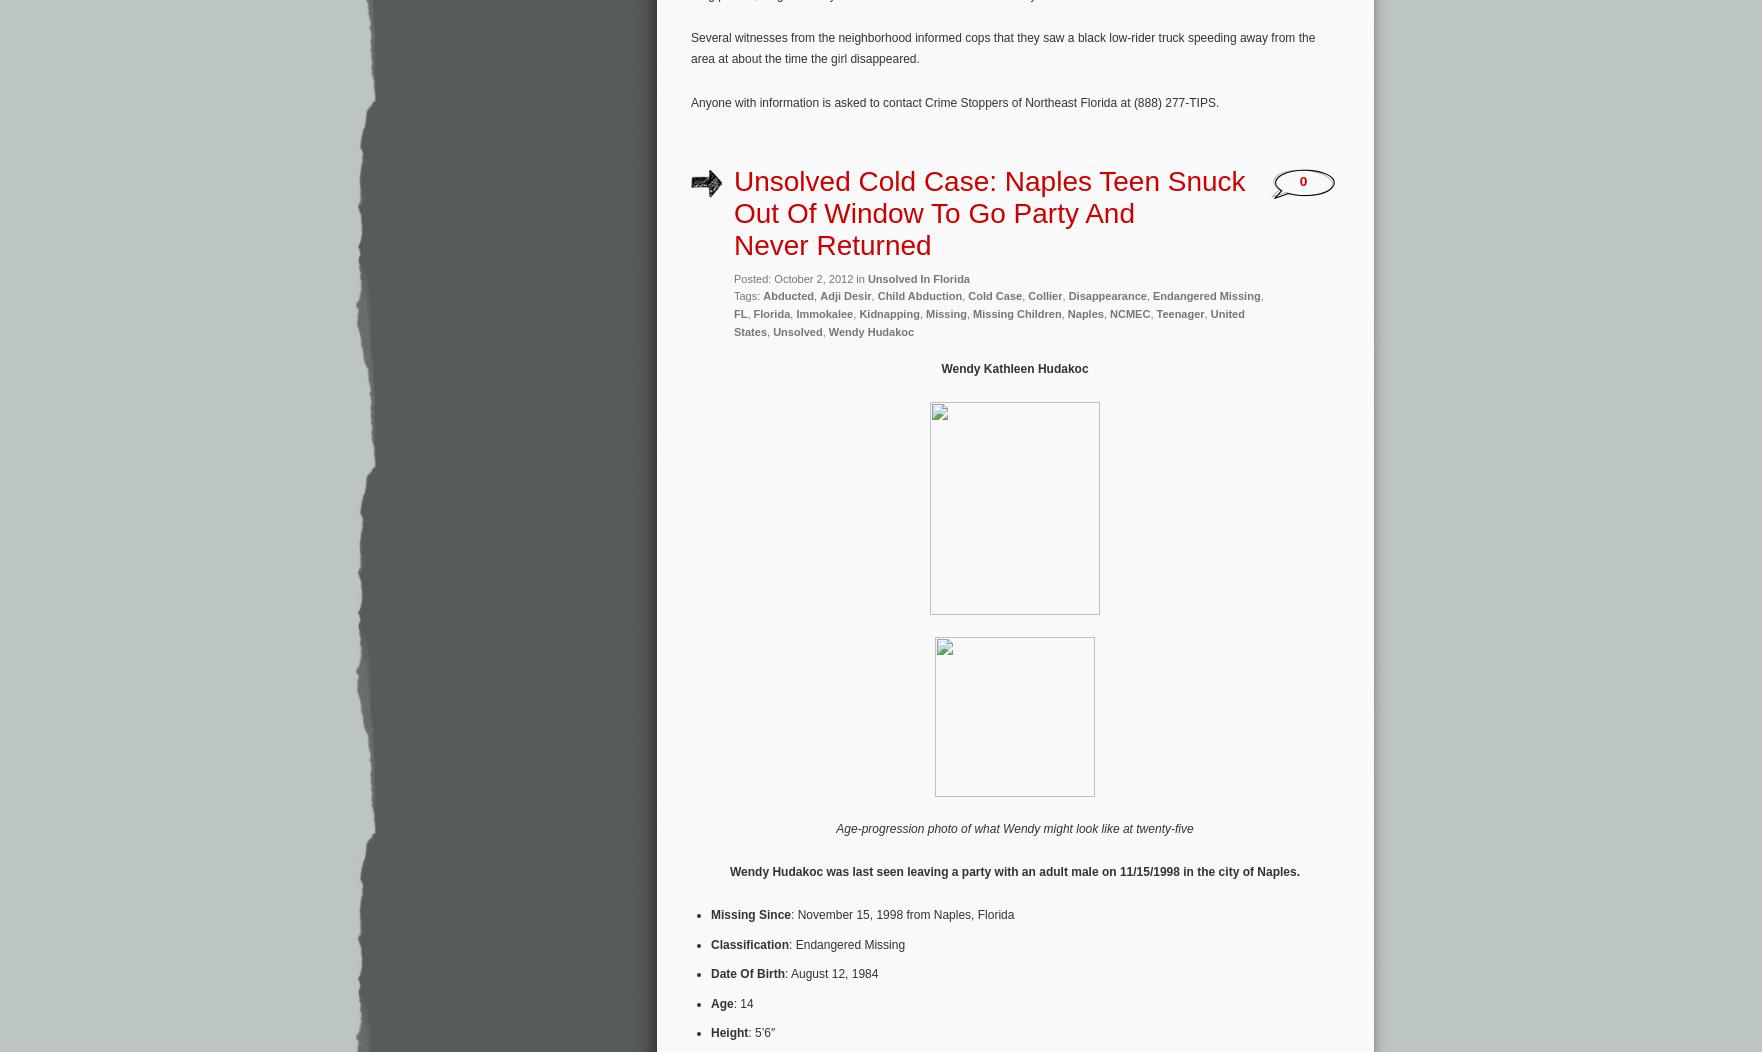  I want to click on 'Unsolved Cold Case: Naples Teen Snuck Out Of Window To Go Party And Never Returned', so click(989, 212).